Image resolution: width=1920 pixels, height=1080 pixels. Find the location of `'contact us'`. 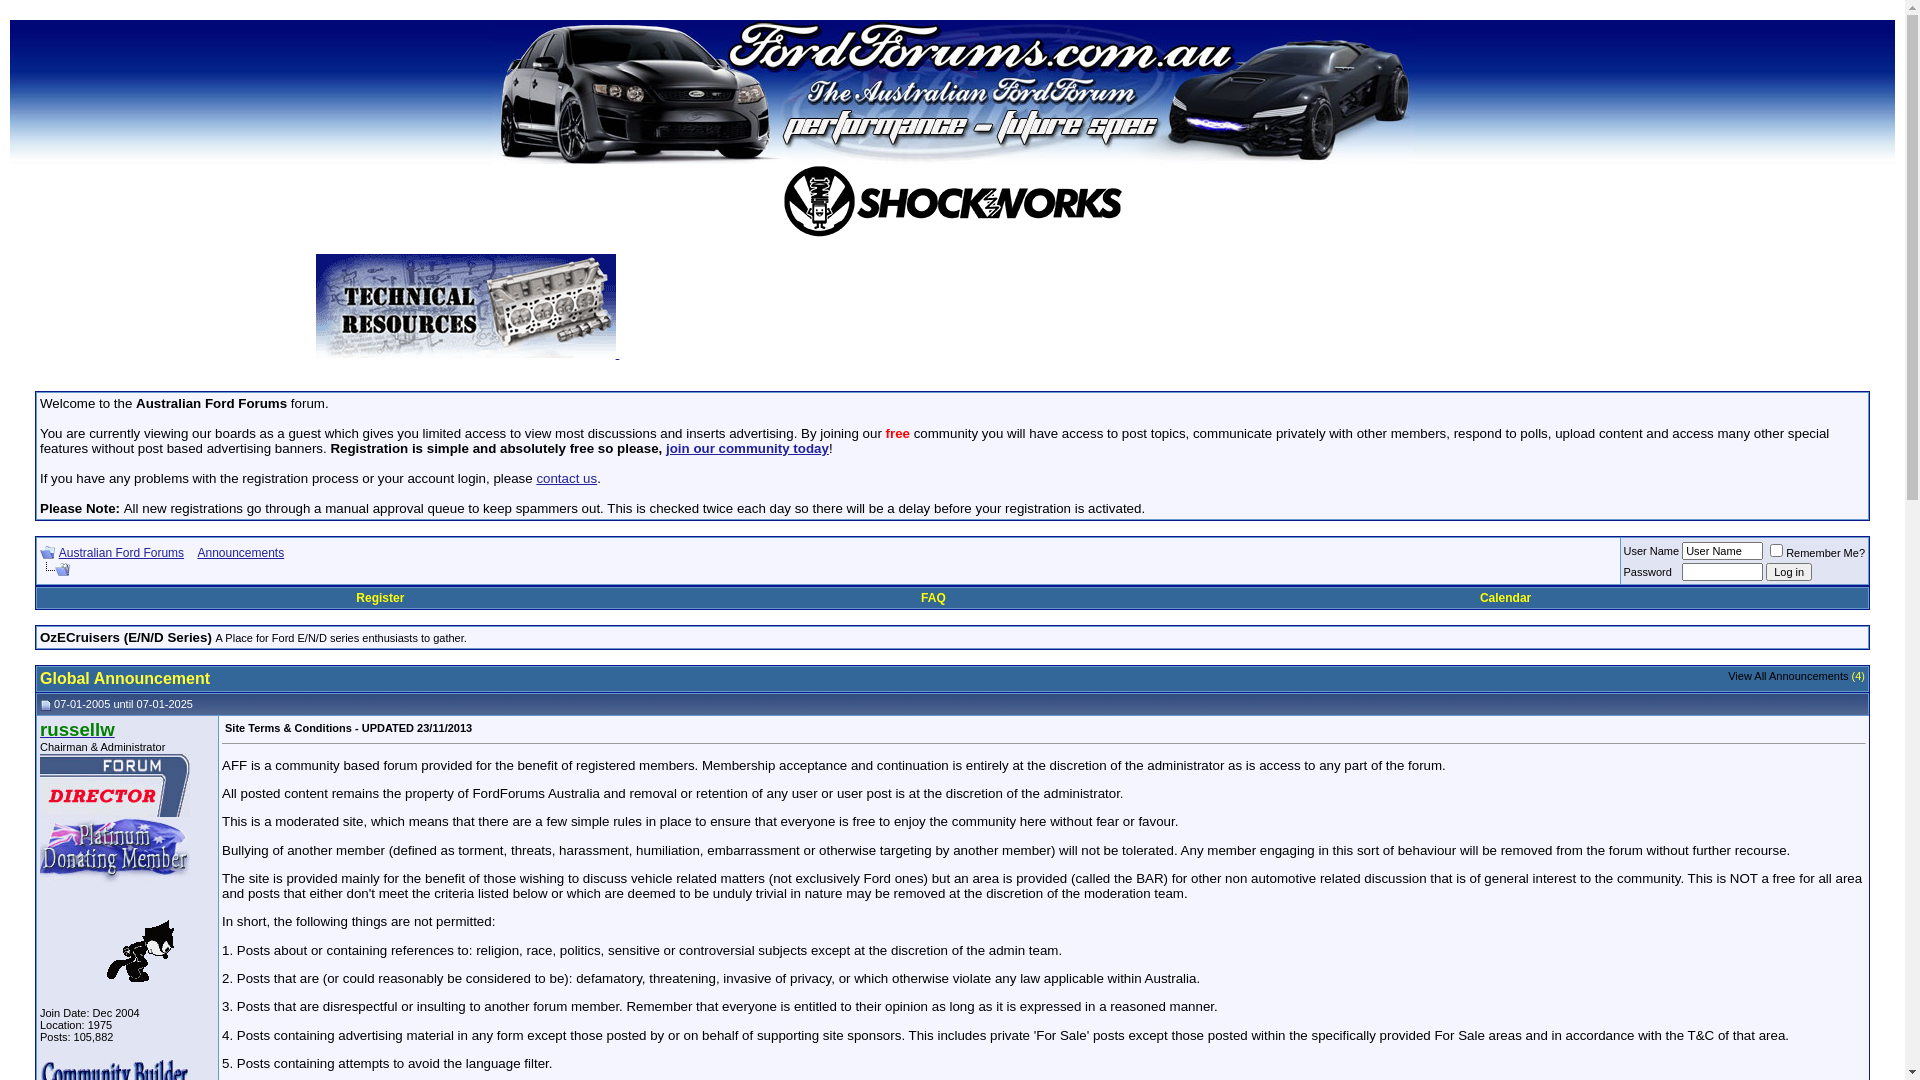

'contact us' is located at coordinates (565, 478).